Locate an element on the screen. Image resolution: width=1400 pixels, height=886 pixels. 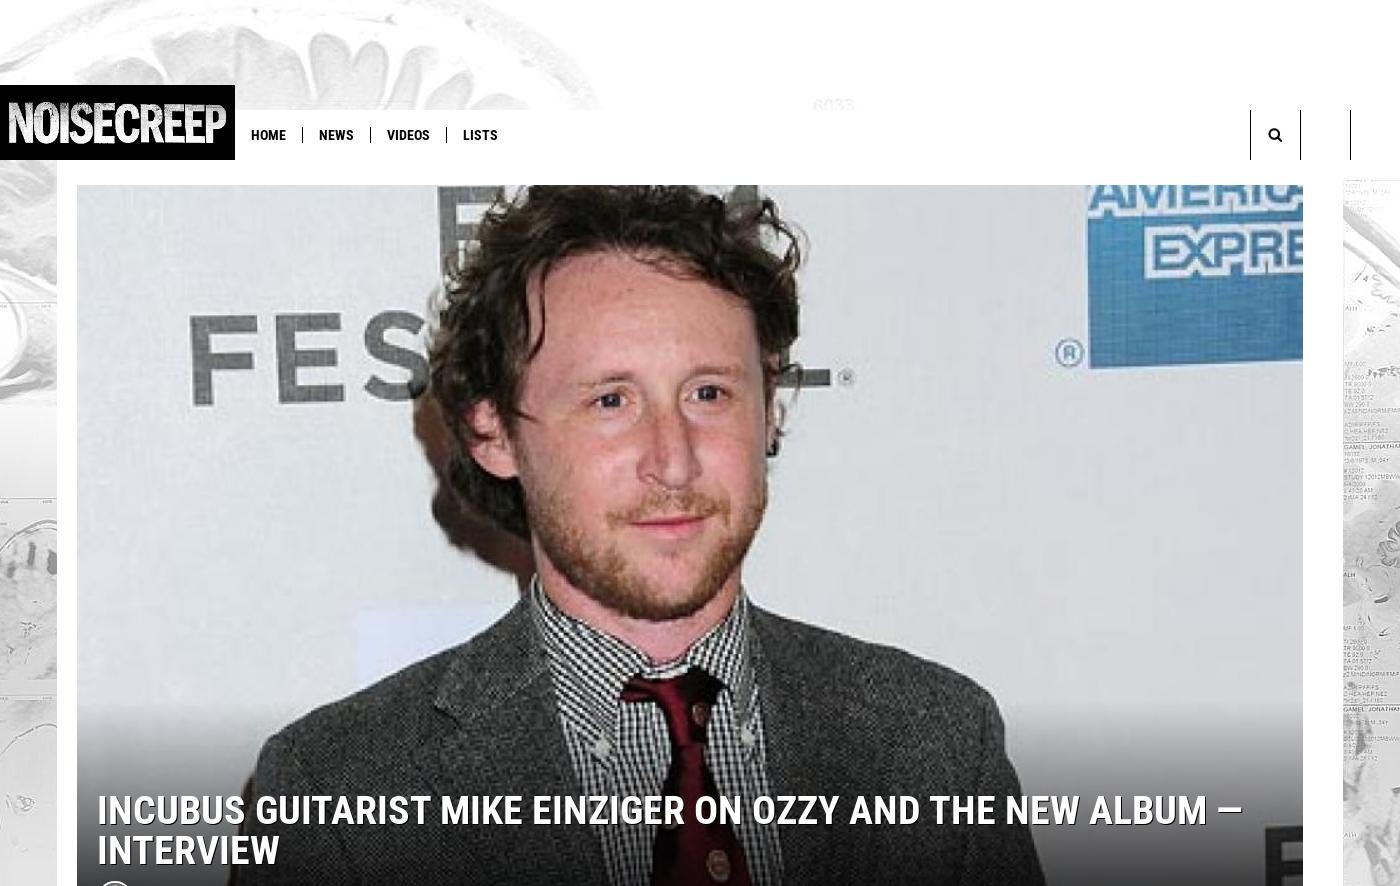
'Judas Priest' is located at coordinates (511, 174).